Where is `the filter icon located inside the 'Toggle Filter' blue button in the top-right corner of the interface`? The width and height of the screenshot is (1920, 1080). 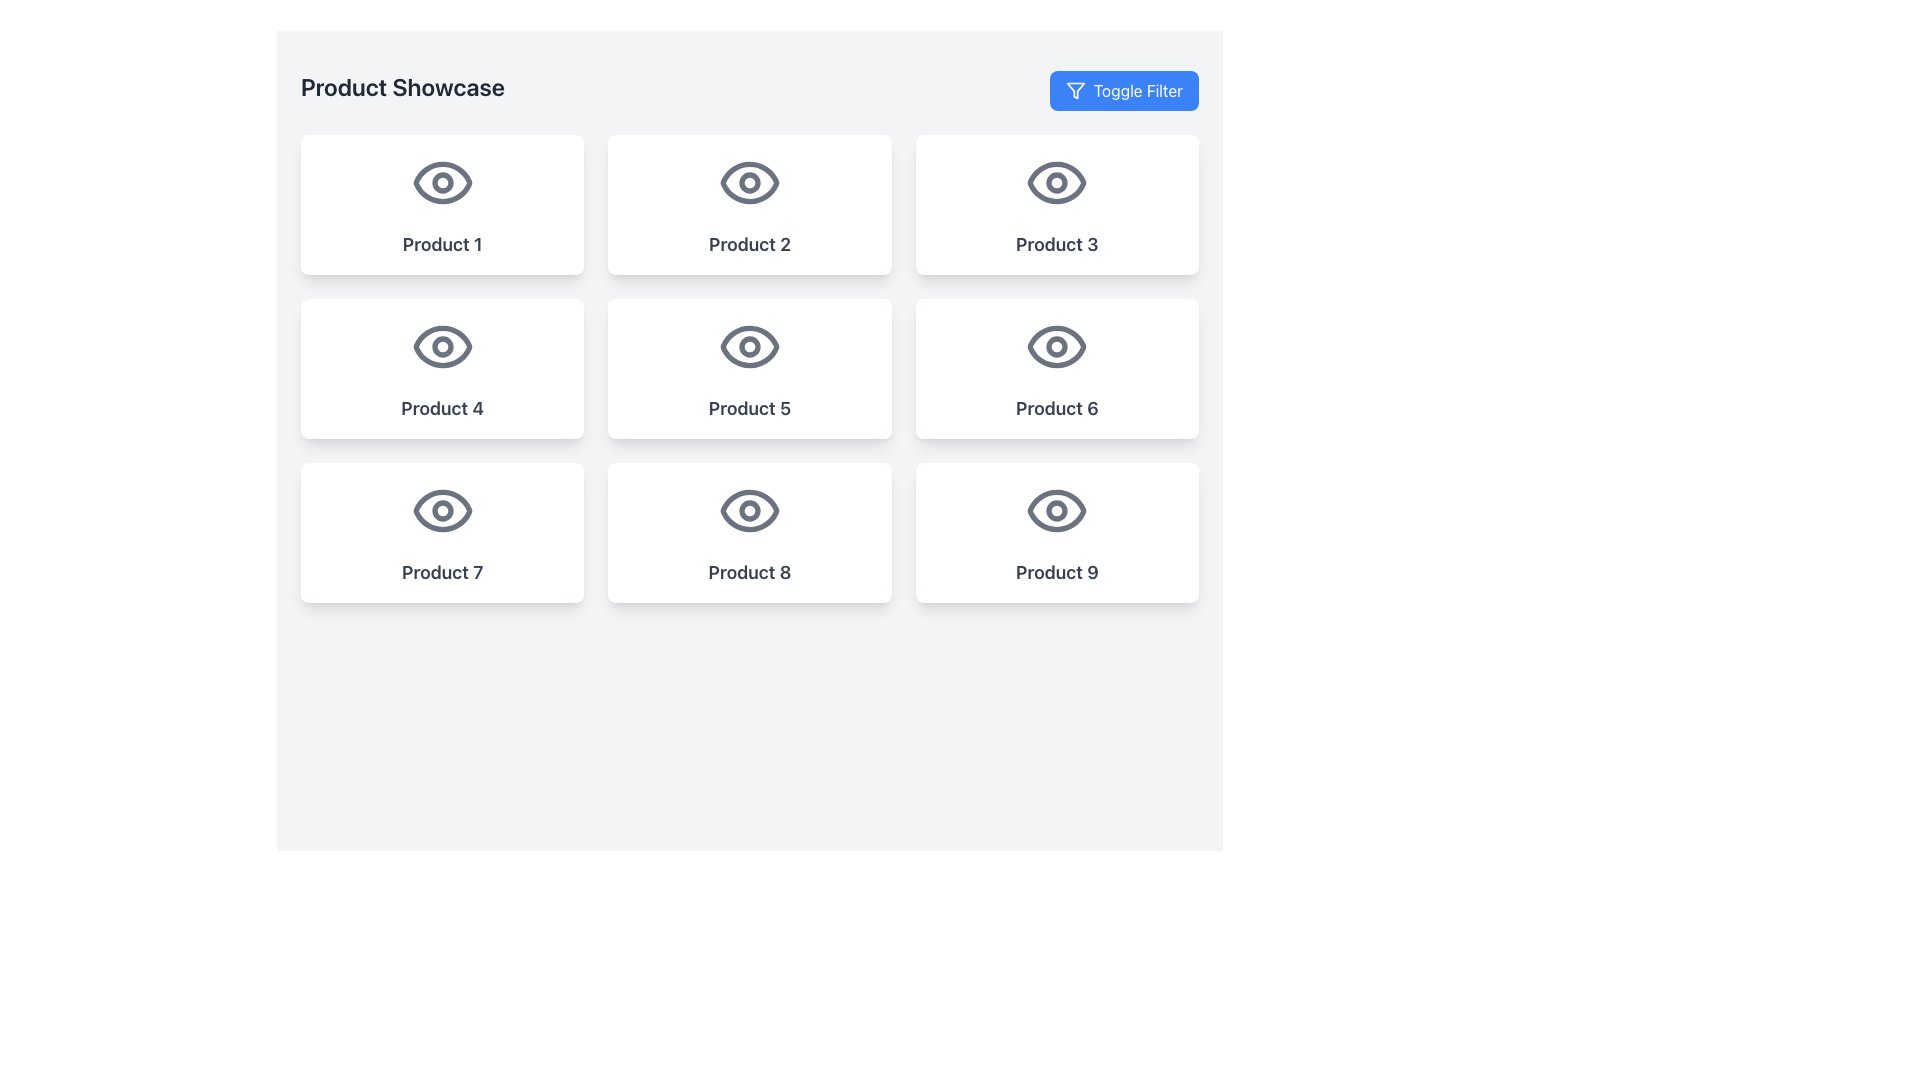 the filter icon located inside the 'Toggle Filter' blue button in the top-right corner of the interface is located at coordinates (1074, 91).